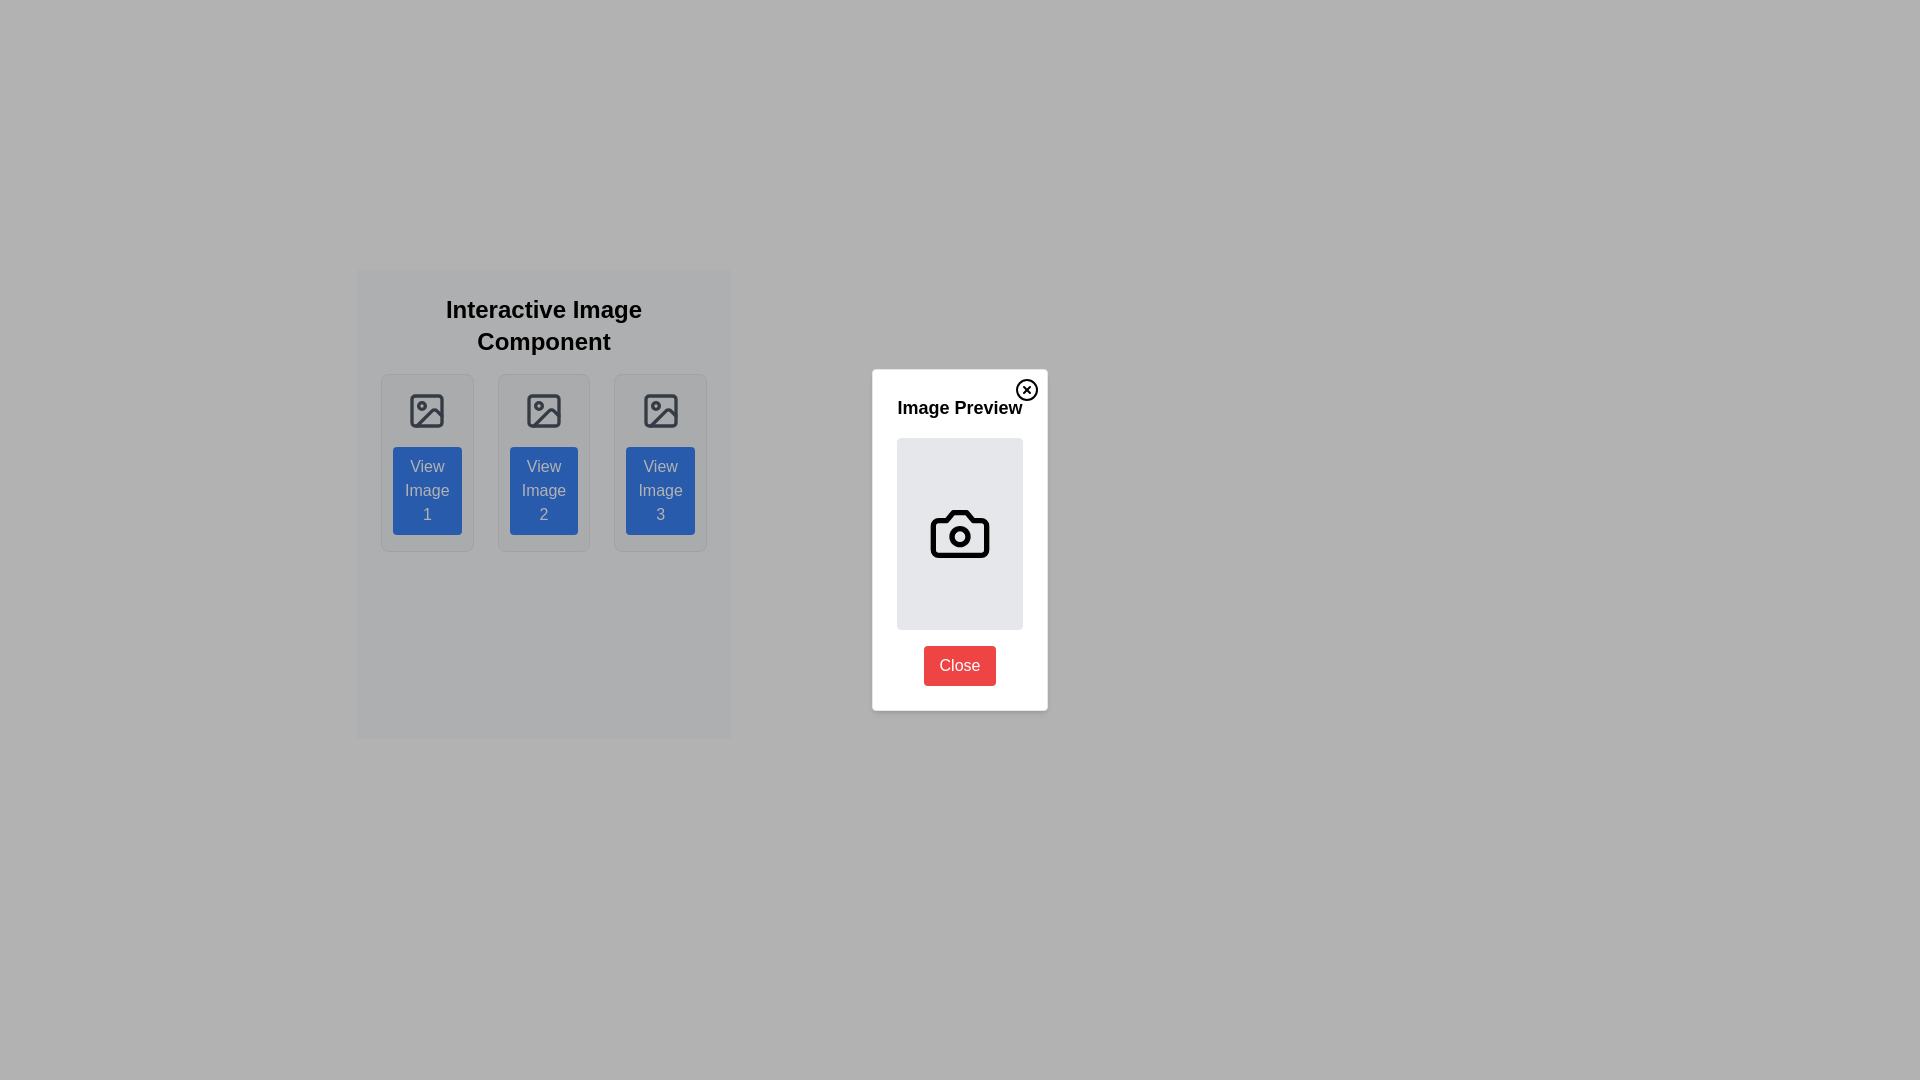 The image size is (1920, 1080). What do you see at coordinates (543, 462) in the screenshot?
I see `the second button labeled 'View Image 2' located below the header 'Interactive Image Component'` at bounding box center [543, 462].